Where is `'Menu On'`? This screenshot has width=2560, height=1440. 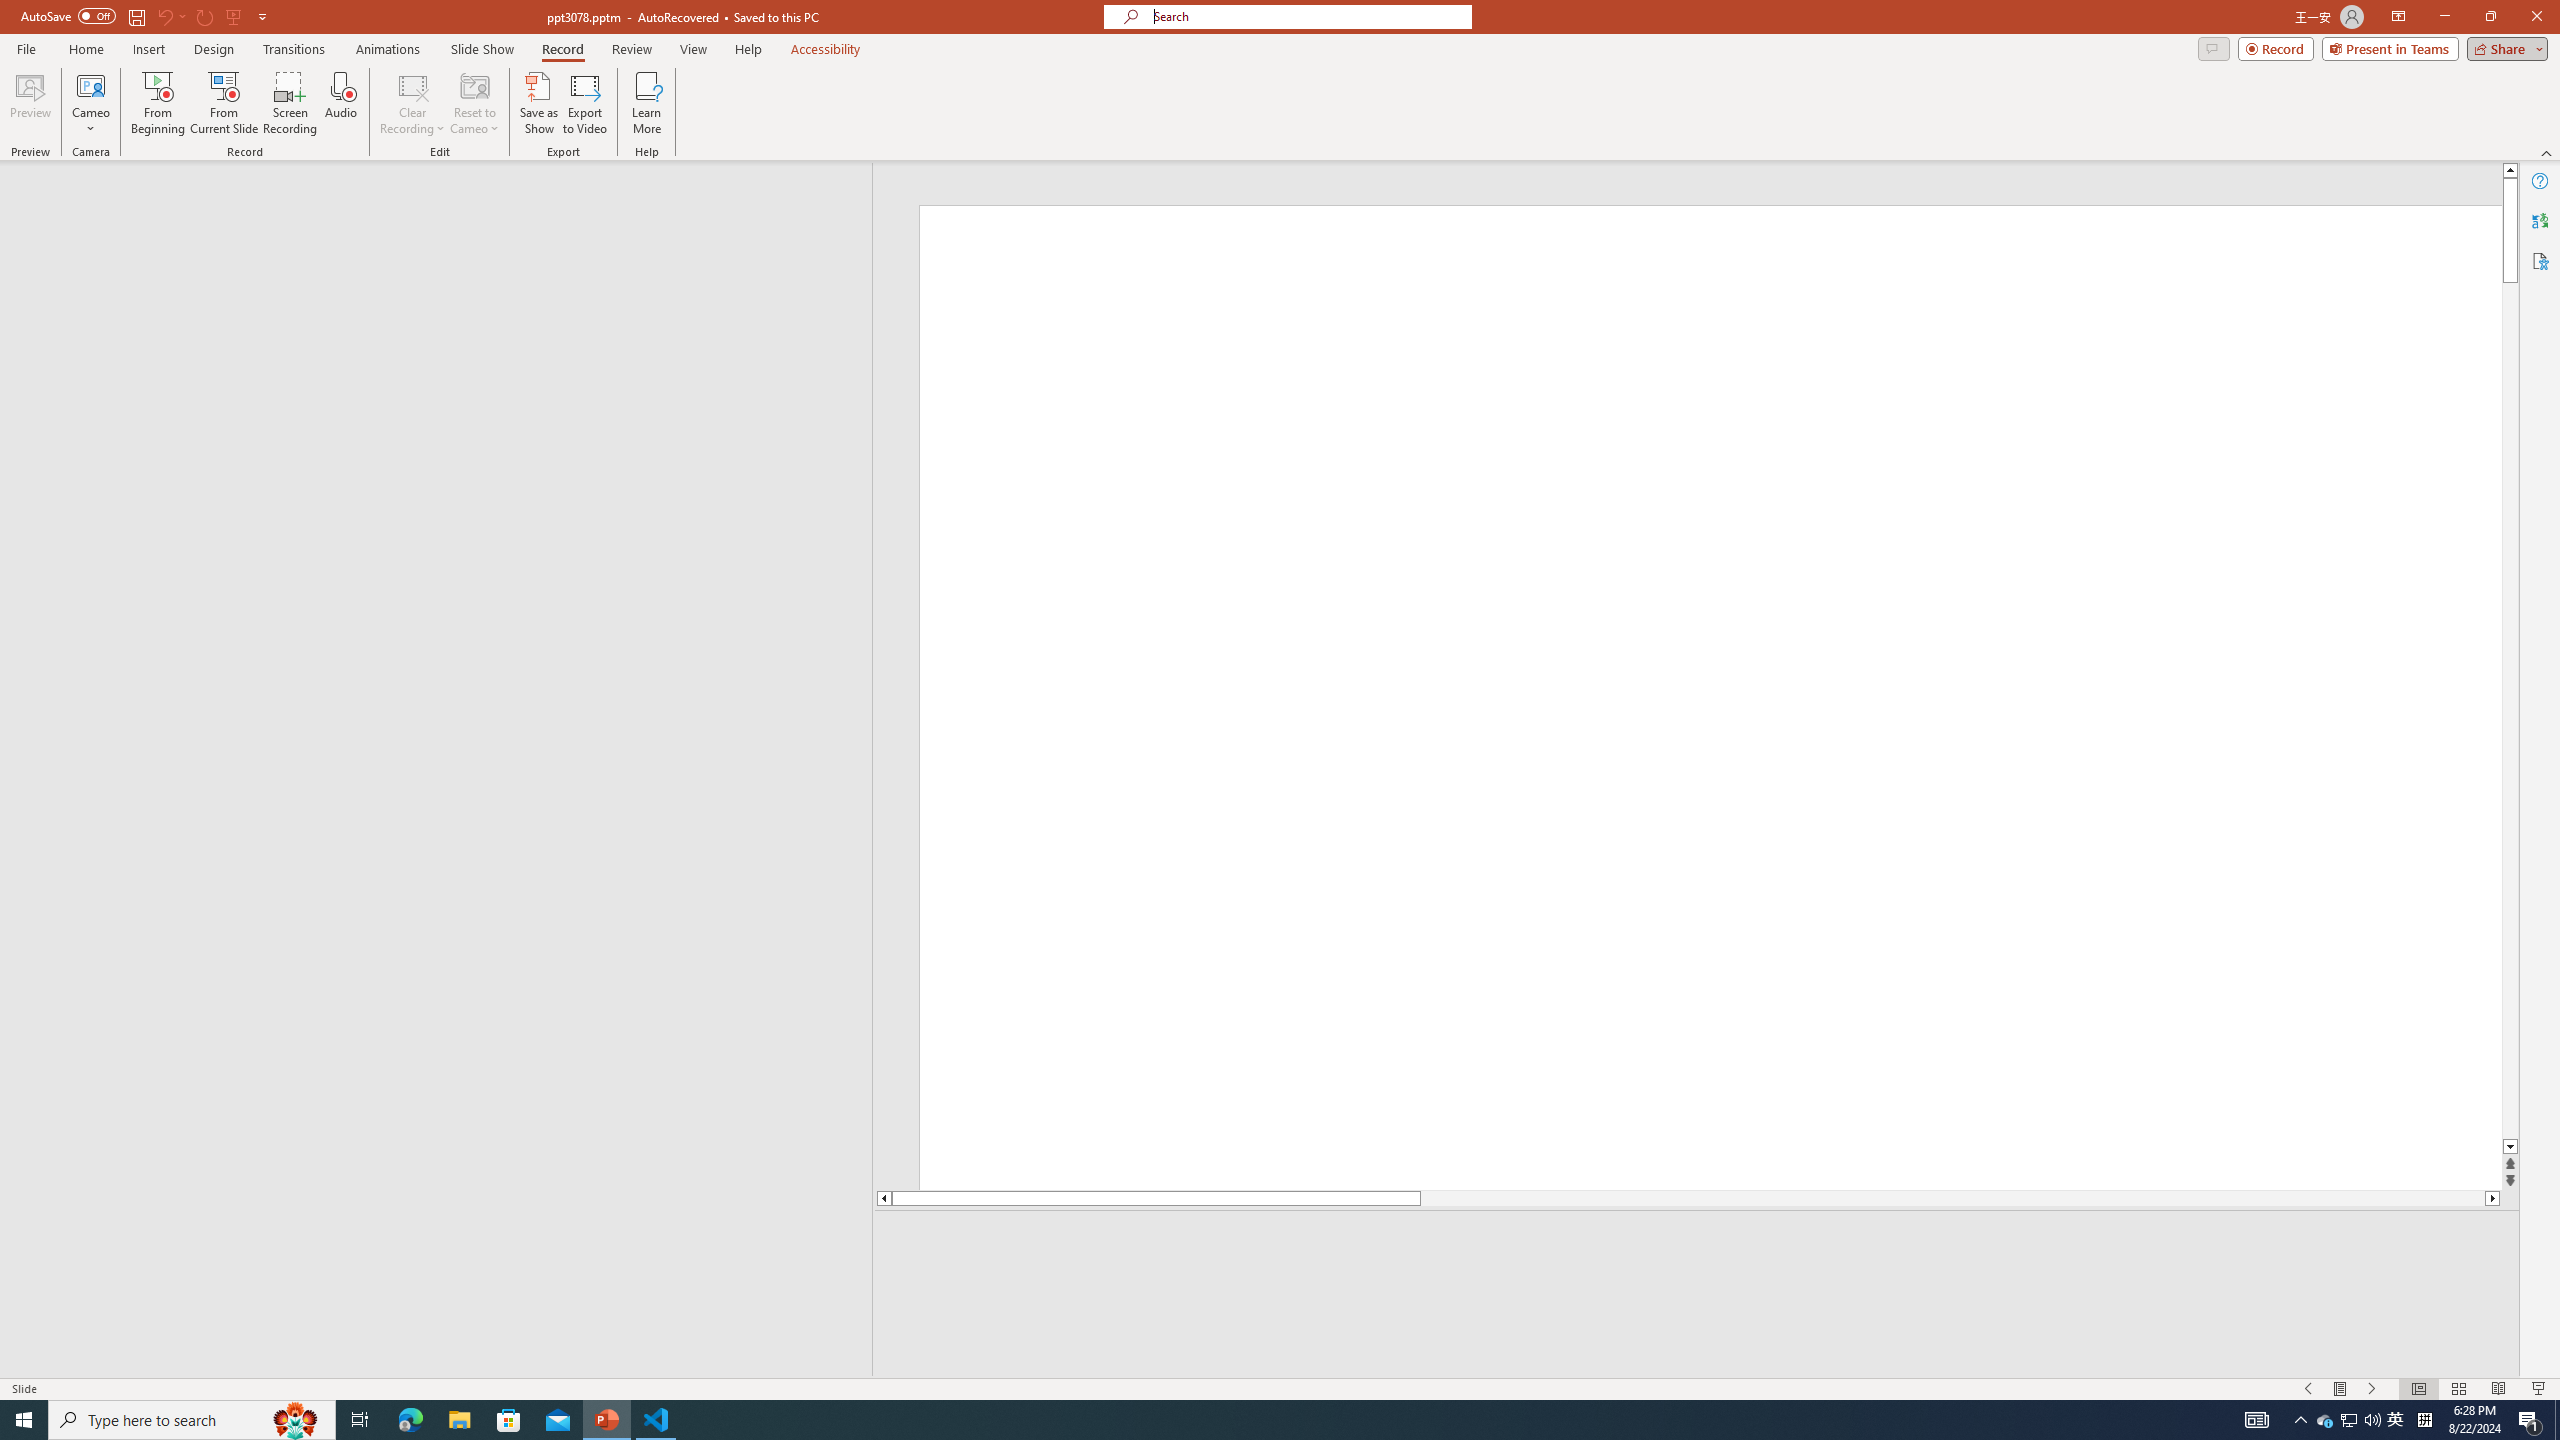
'Menu On' is located at coordinates (2340, 1389).